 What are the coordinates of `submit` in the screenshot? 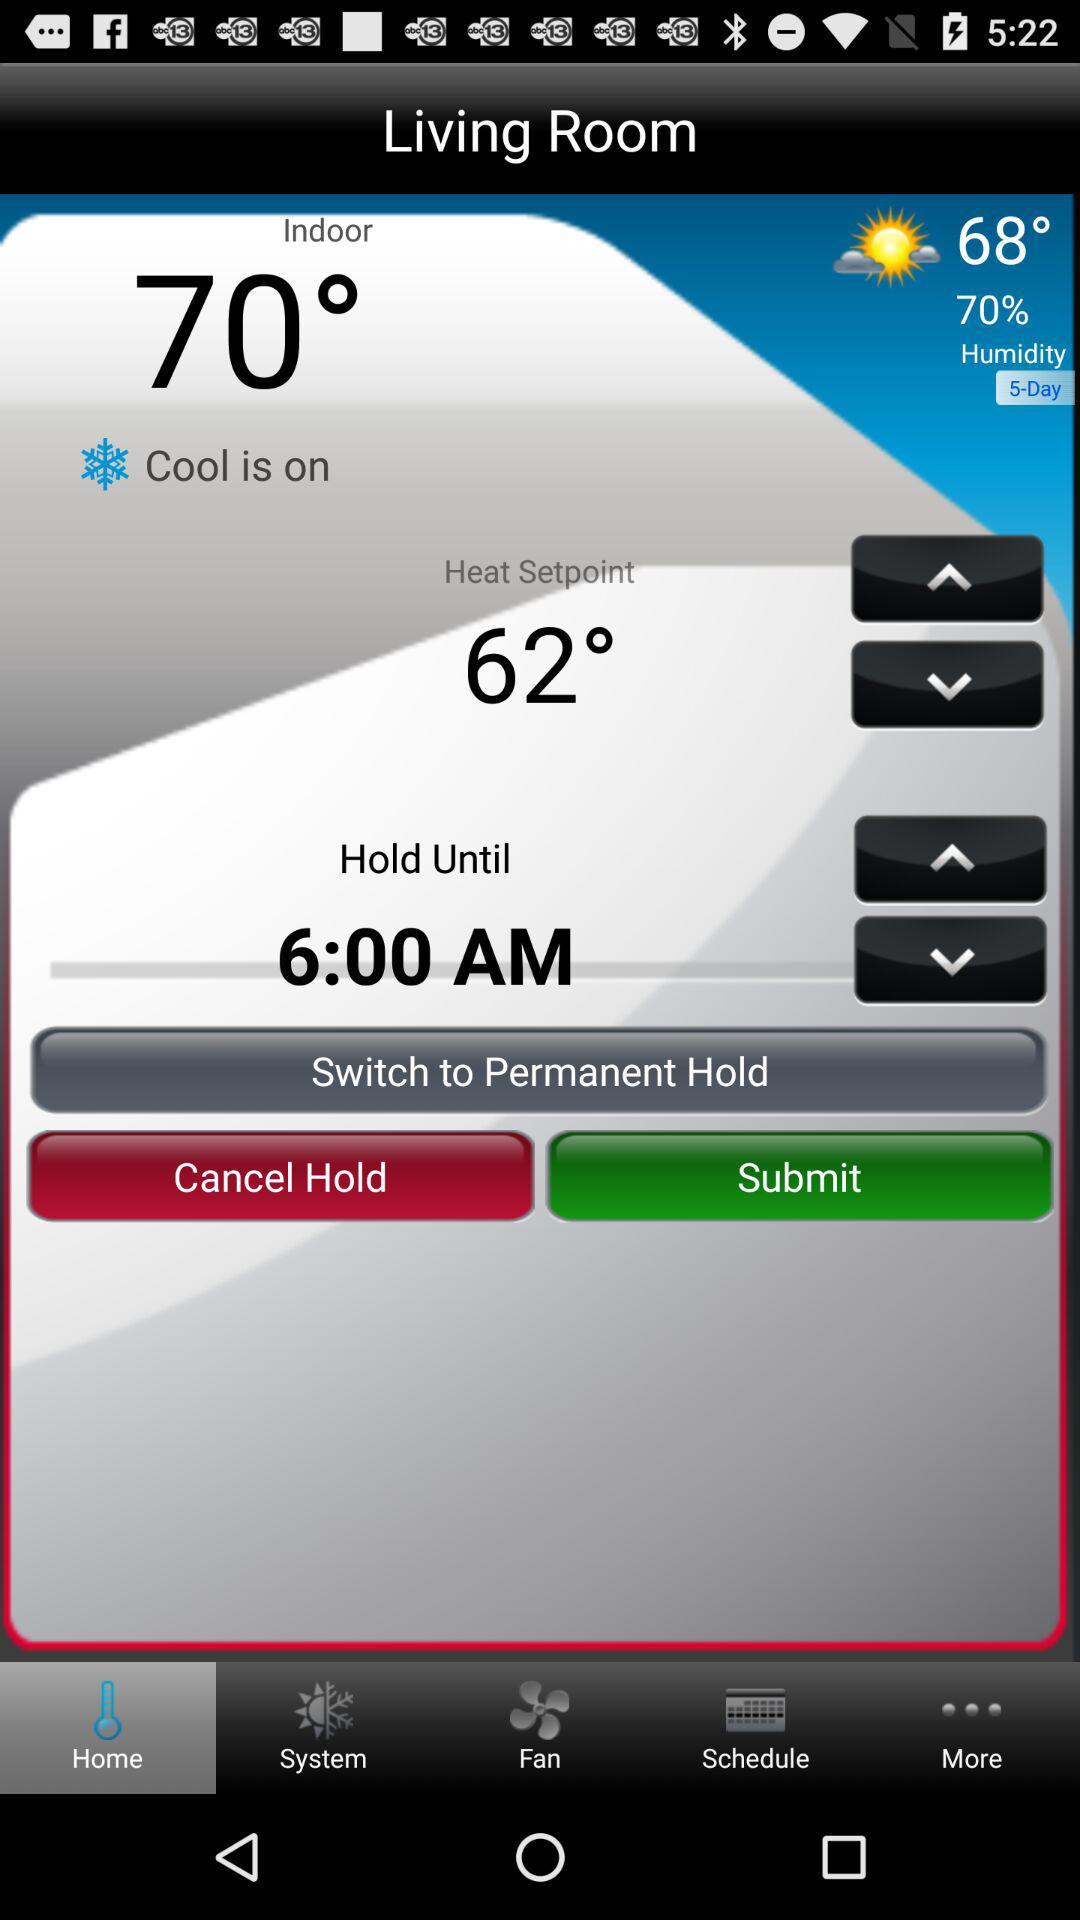 It's located at (798, 1176).